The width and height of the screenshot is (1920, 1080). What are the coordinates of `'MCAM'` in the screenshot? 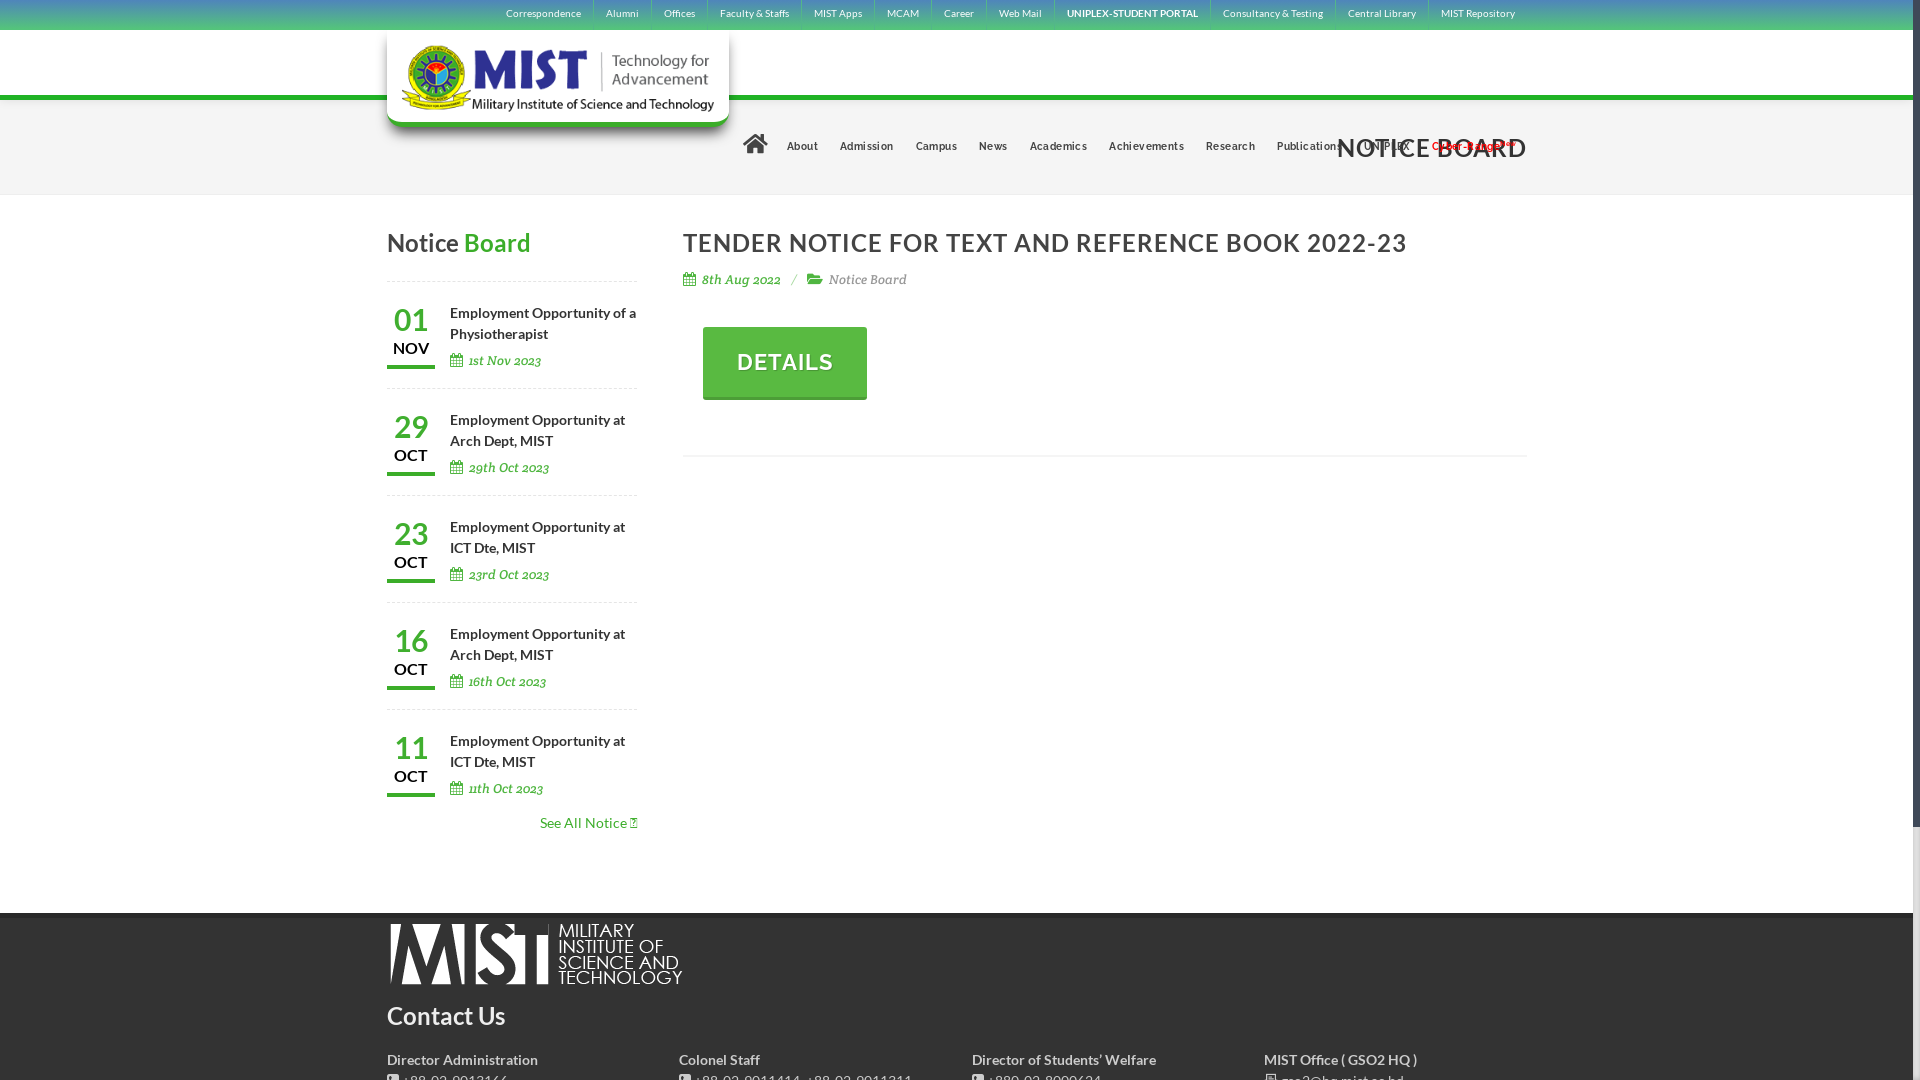 It's located at (901, 15).